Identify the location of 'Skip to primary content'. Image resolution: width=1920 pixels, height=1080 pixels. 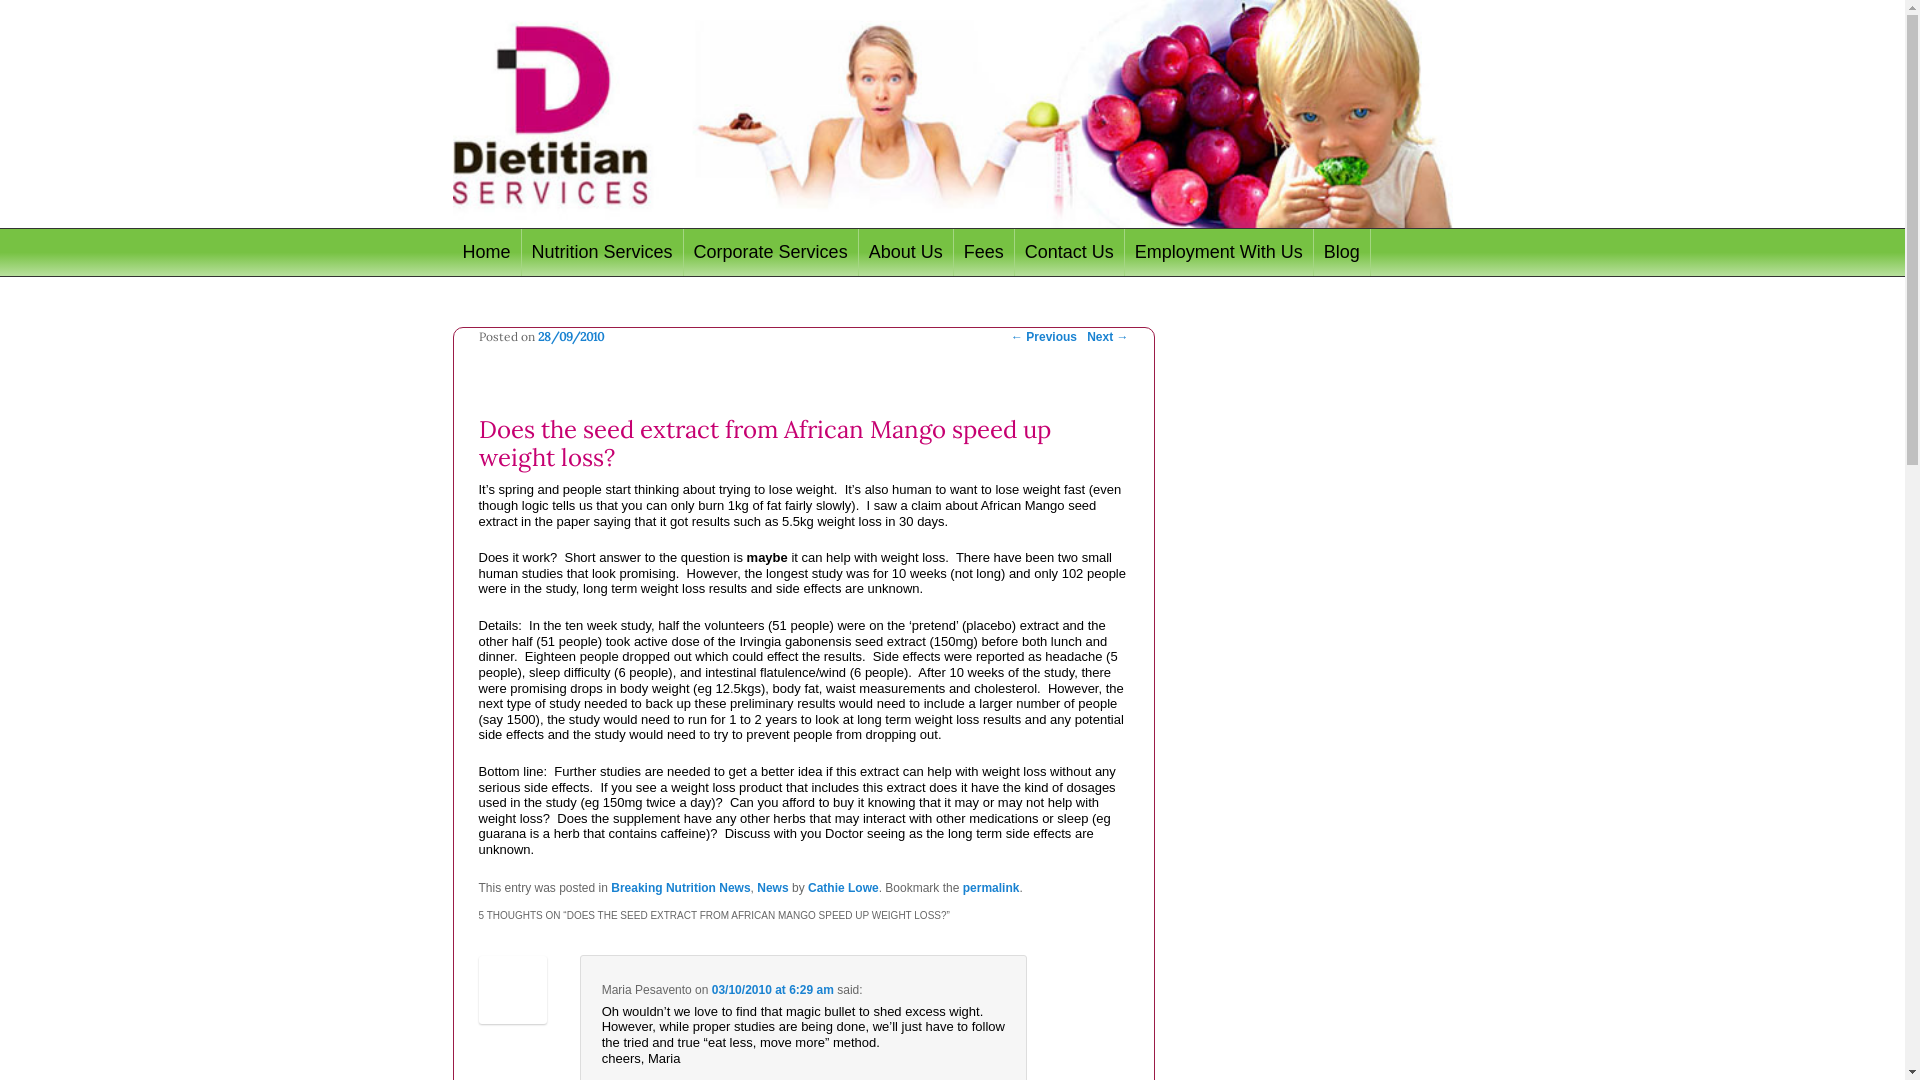
(554, 251).